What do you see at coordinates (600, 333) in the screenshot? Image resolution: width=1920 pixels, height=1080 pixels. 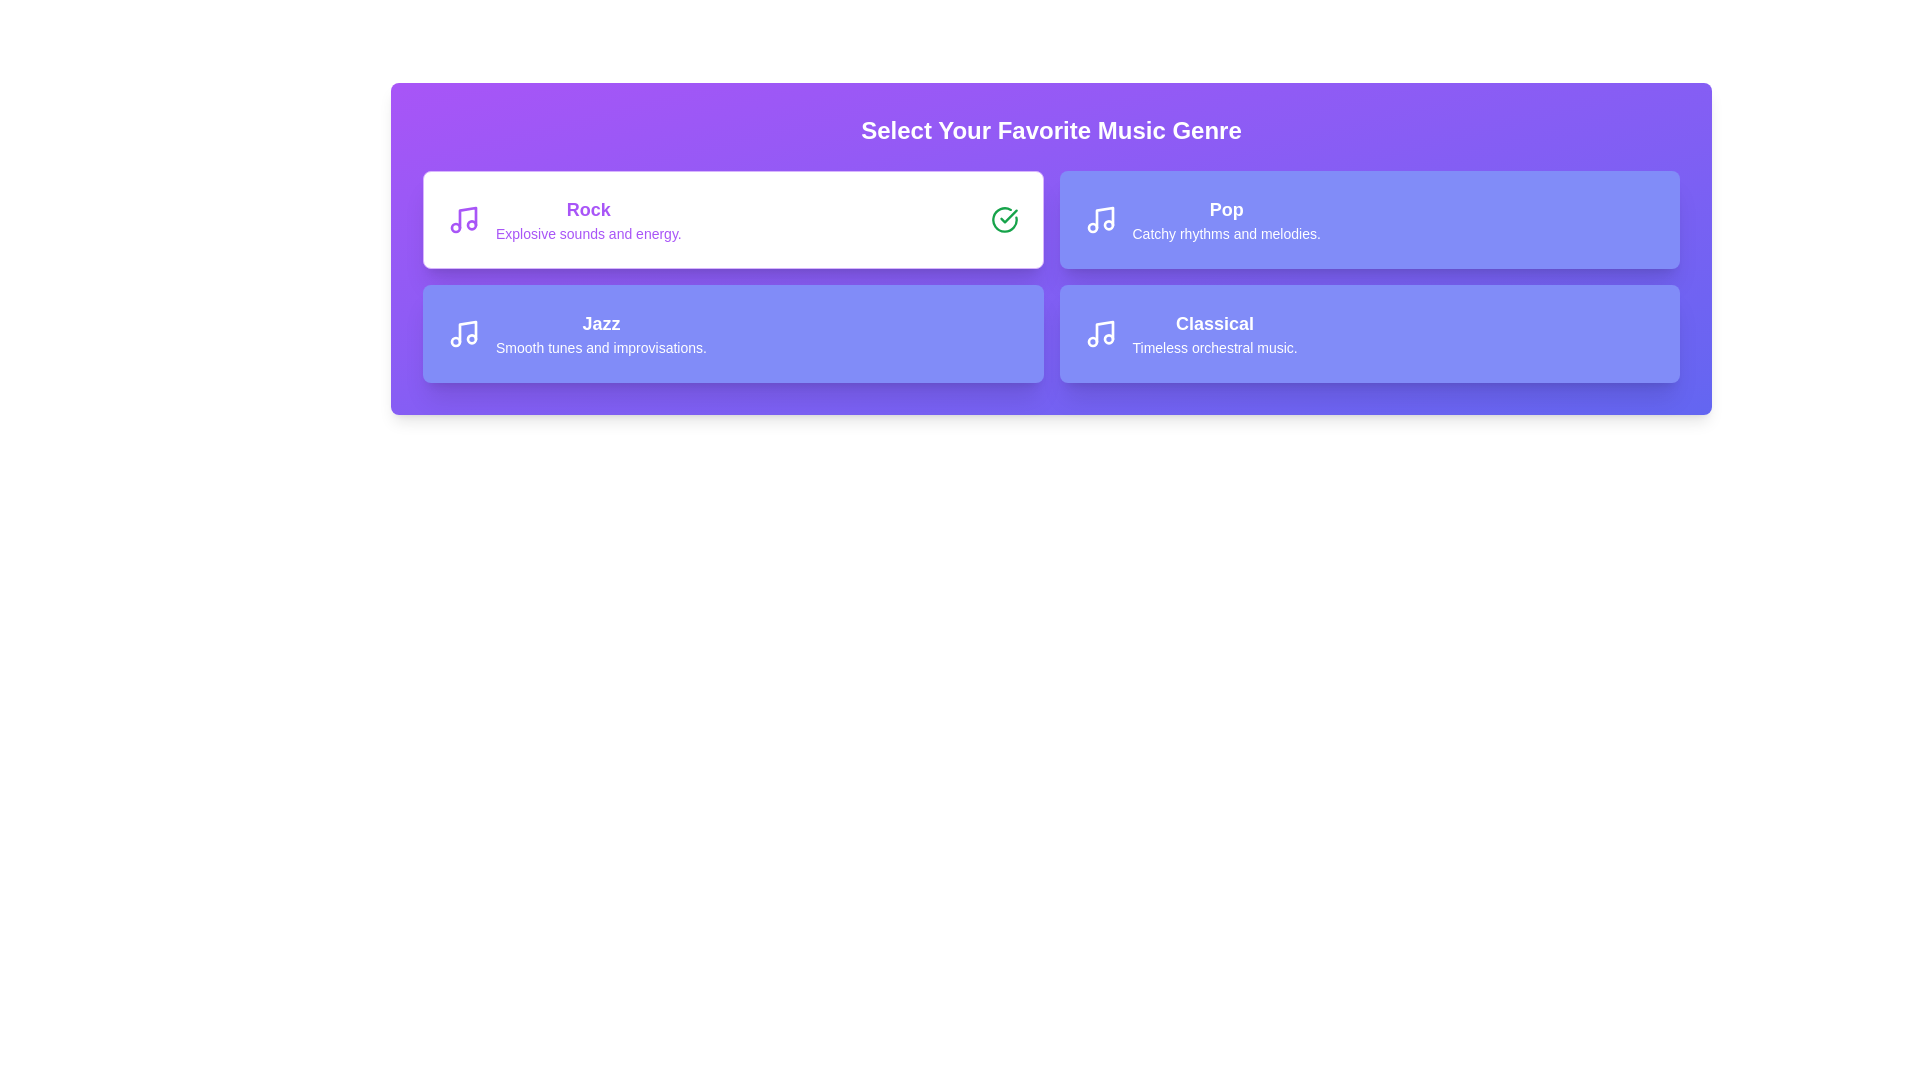 I see `text content displayed in the 'Jazz' card, which includes 'Jazz' in a large, bold font and 'Smooth tunes and improvisations.' in smaller, regular styling` at bounding box center [600, 333].